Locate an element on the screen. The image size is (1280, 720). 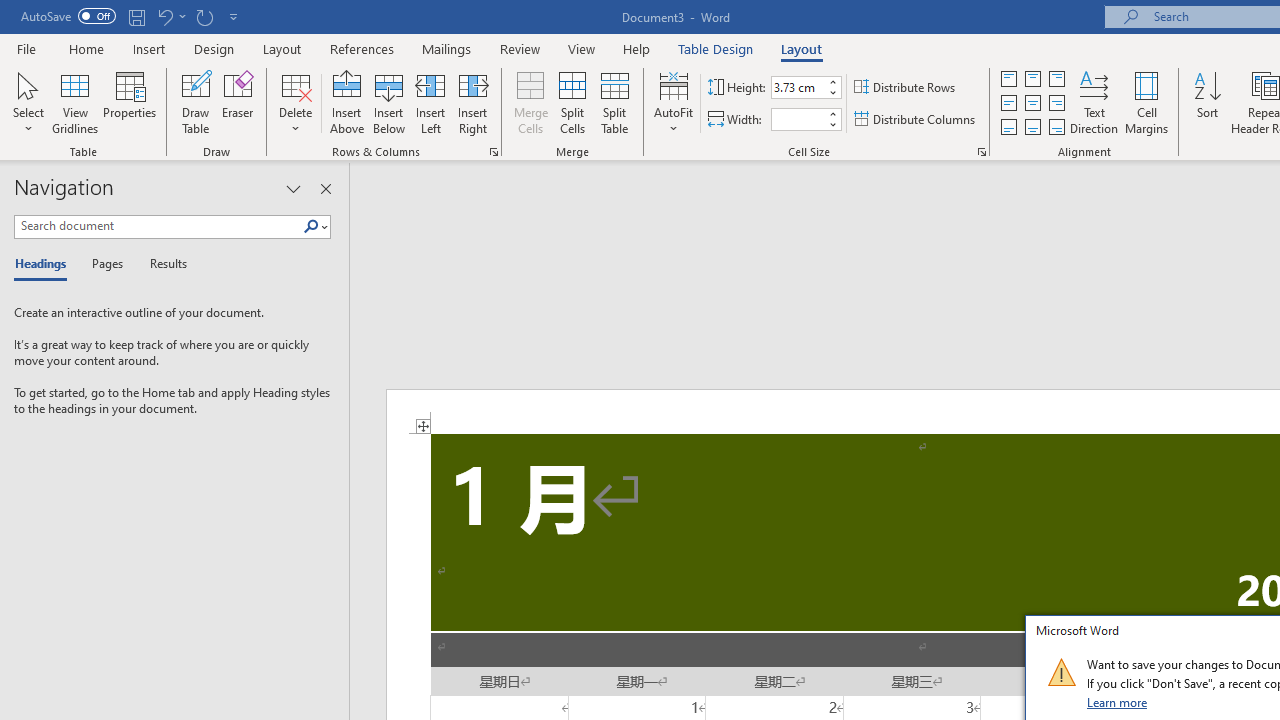
'Split Table' is located at coordinates (614, 103).